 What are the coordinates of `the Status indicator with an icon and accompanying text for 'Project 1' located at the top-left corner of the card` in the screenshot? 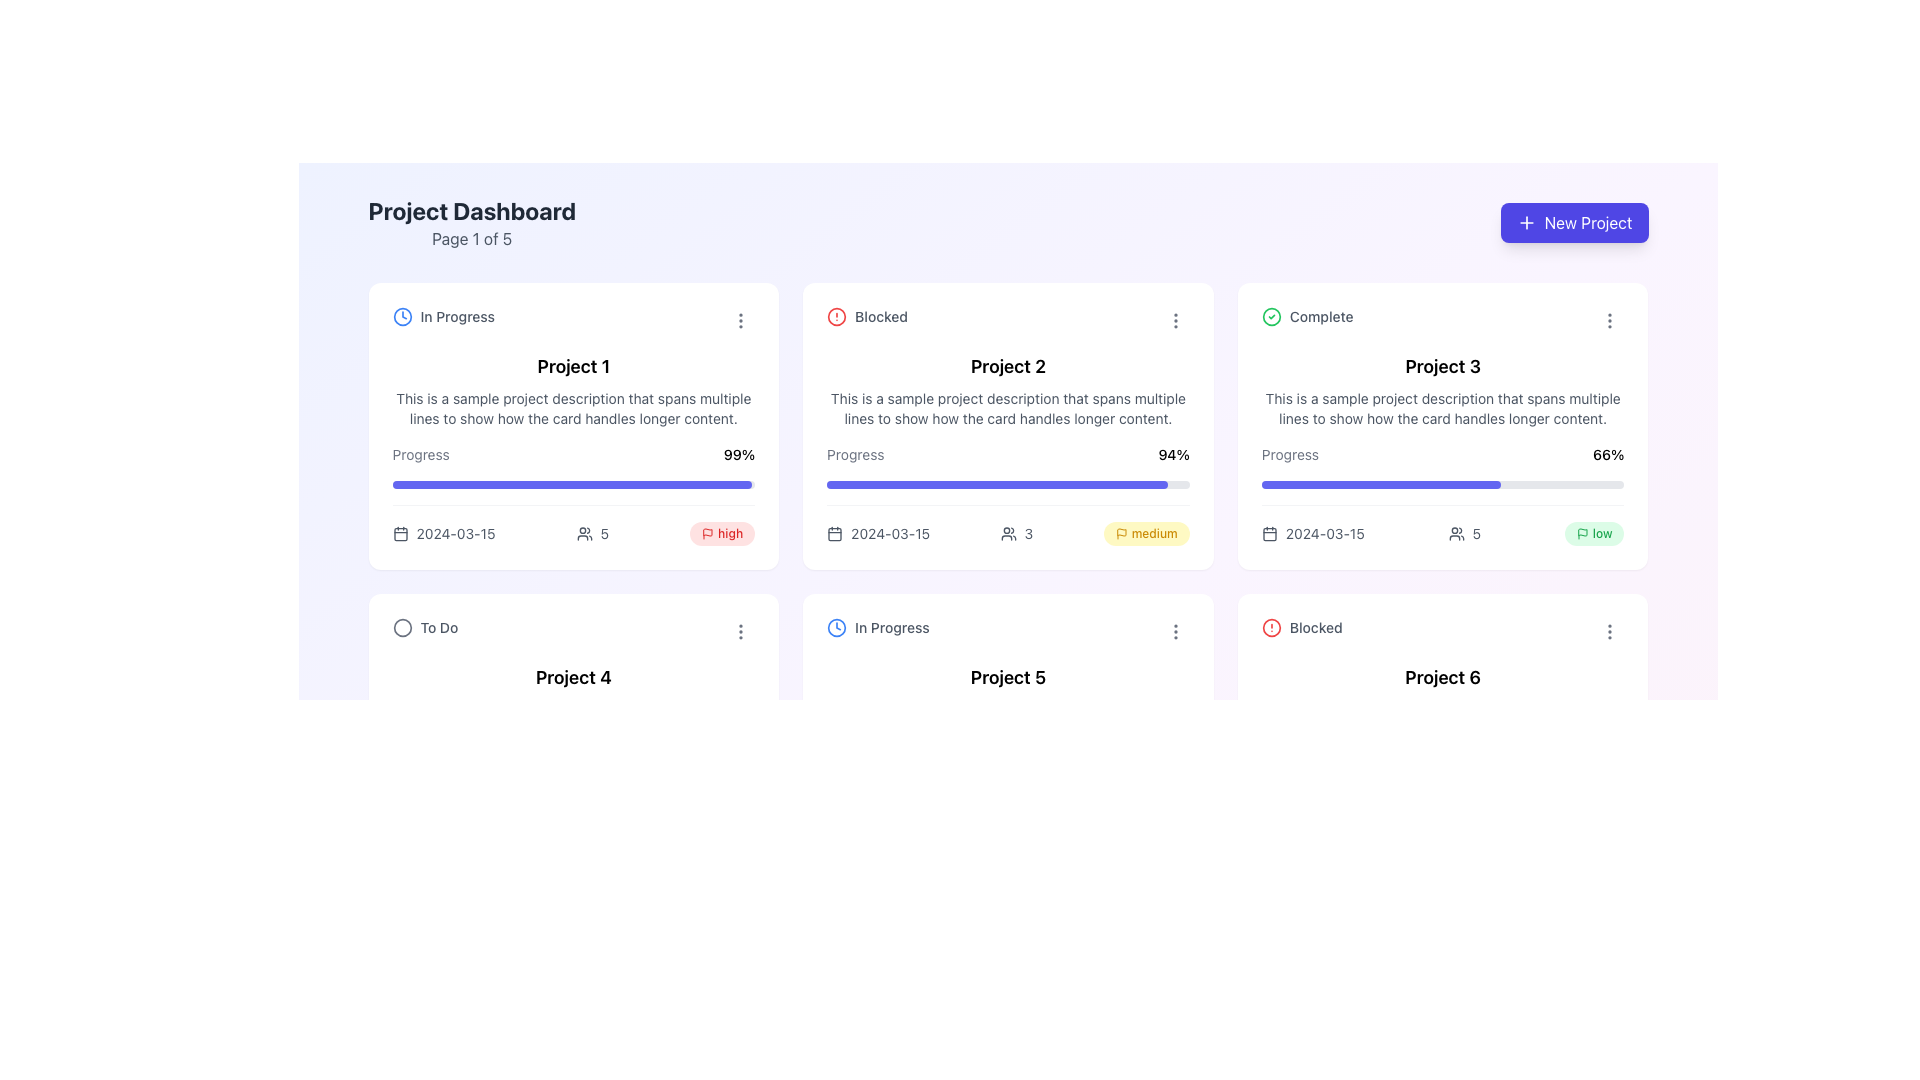 It's located at (442, 315).